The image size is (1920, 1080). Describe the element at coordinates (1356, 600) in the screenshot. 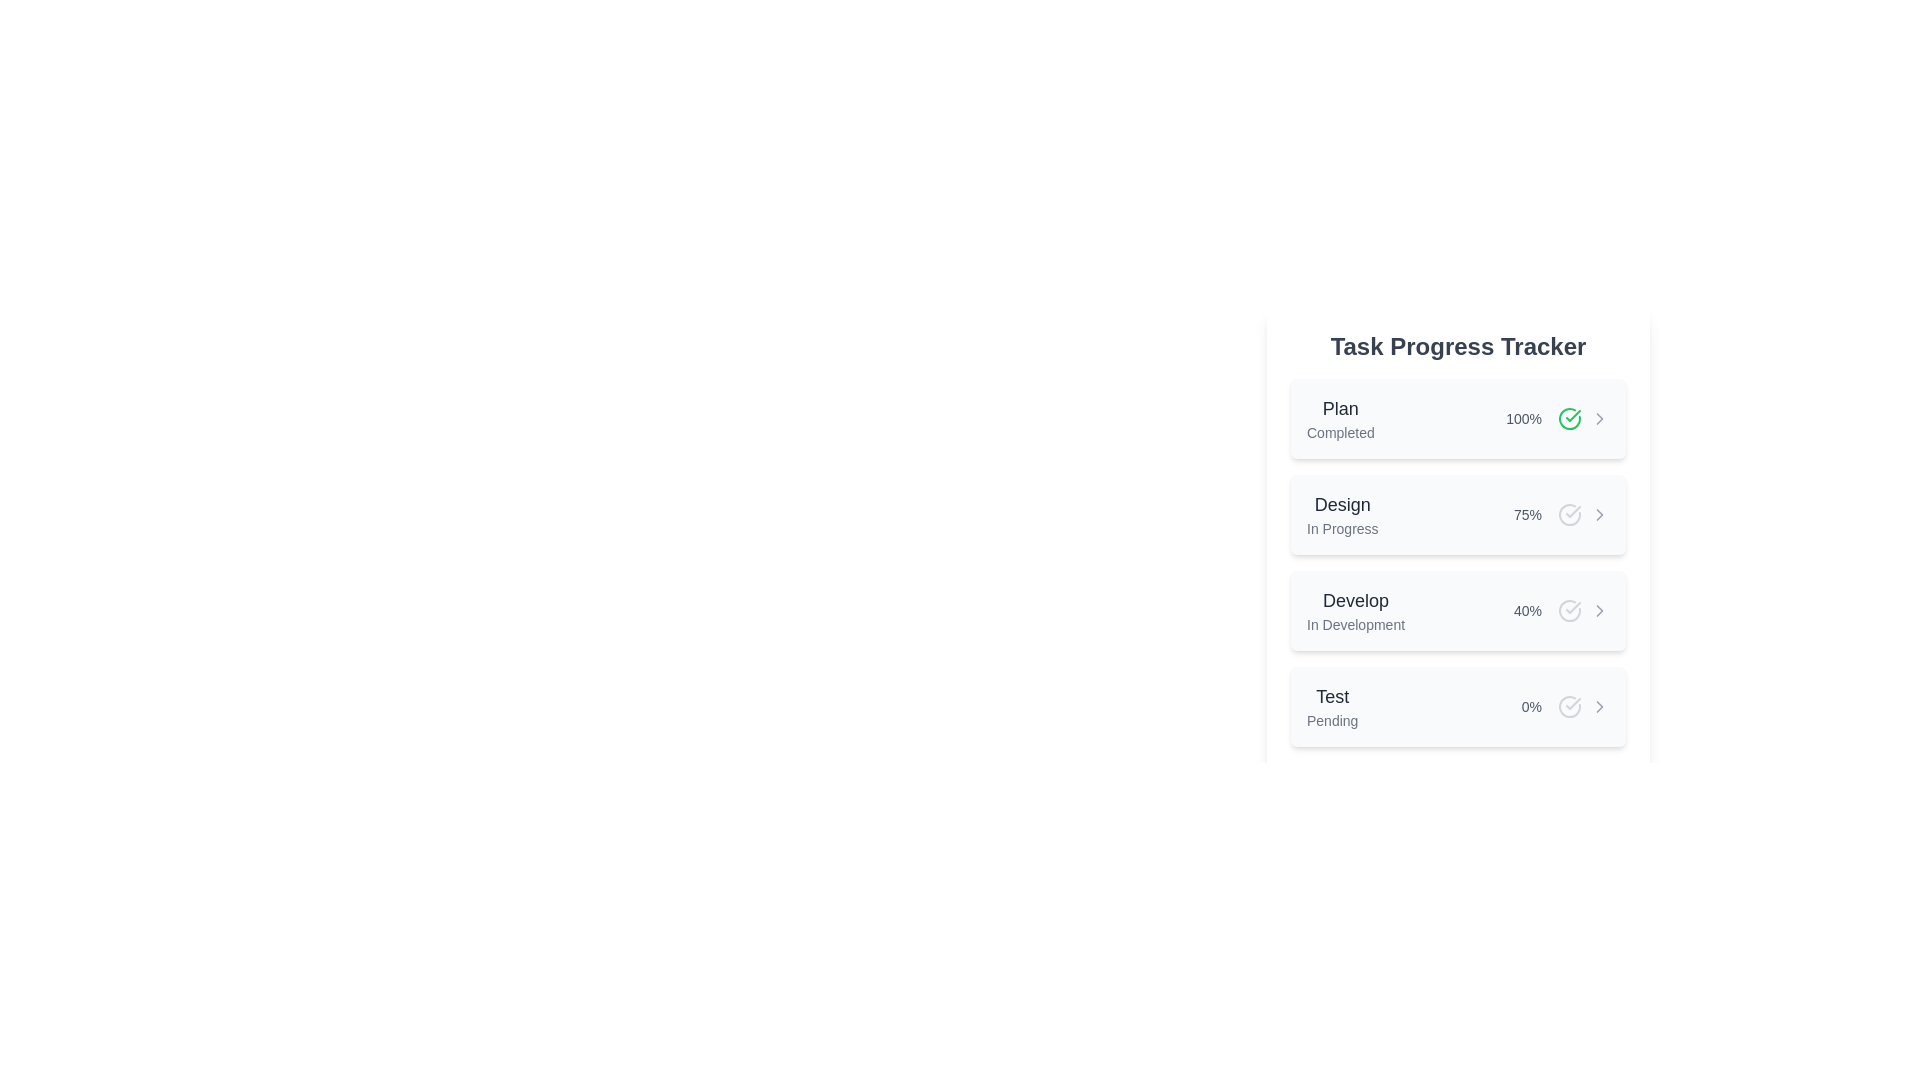

I see `the text label displaying the word 'Develop' in bold, dark gray font, located in the 'Task Progress Tracker' section above the 'In Development' subtext` at that location.